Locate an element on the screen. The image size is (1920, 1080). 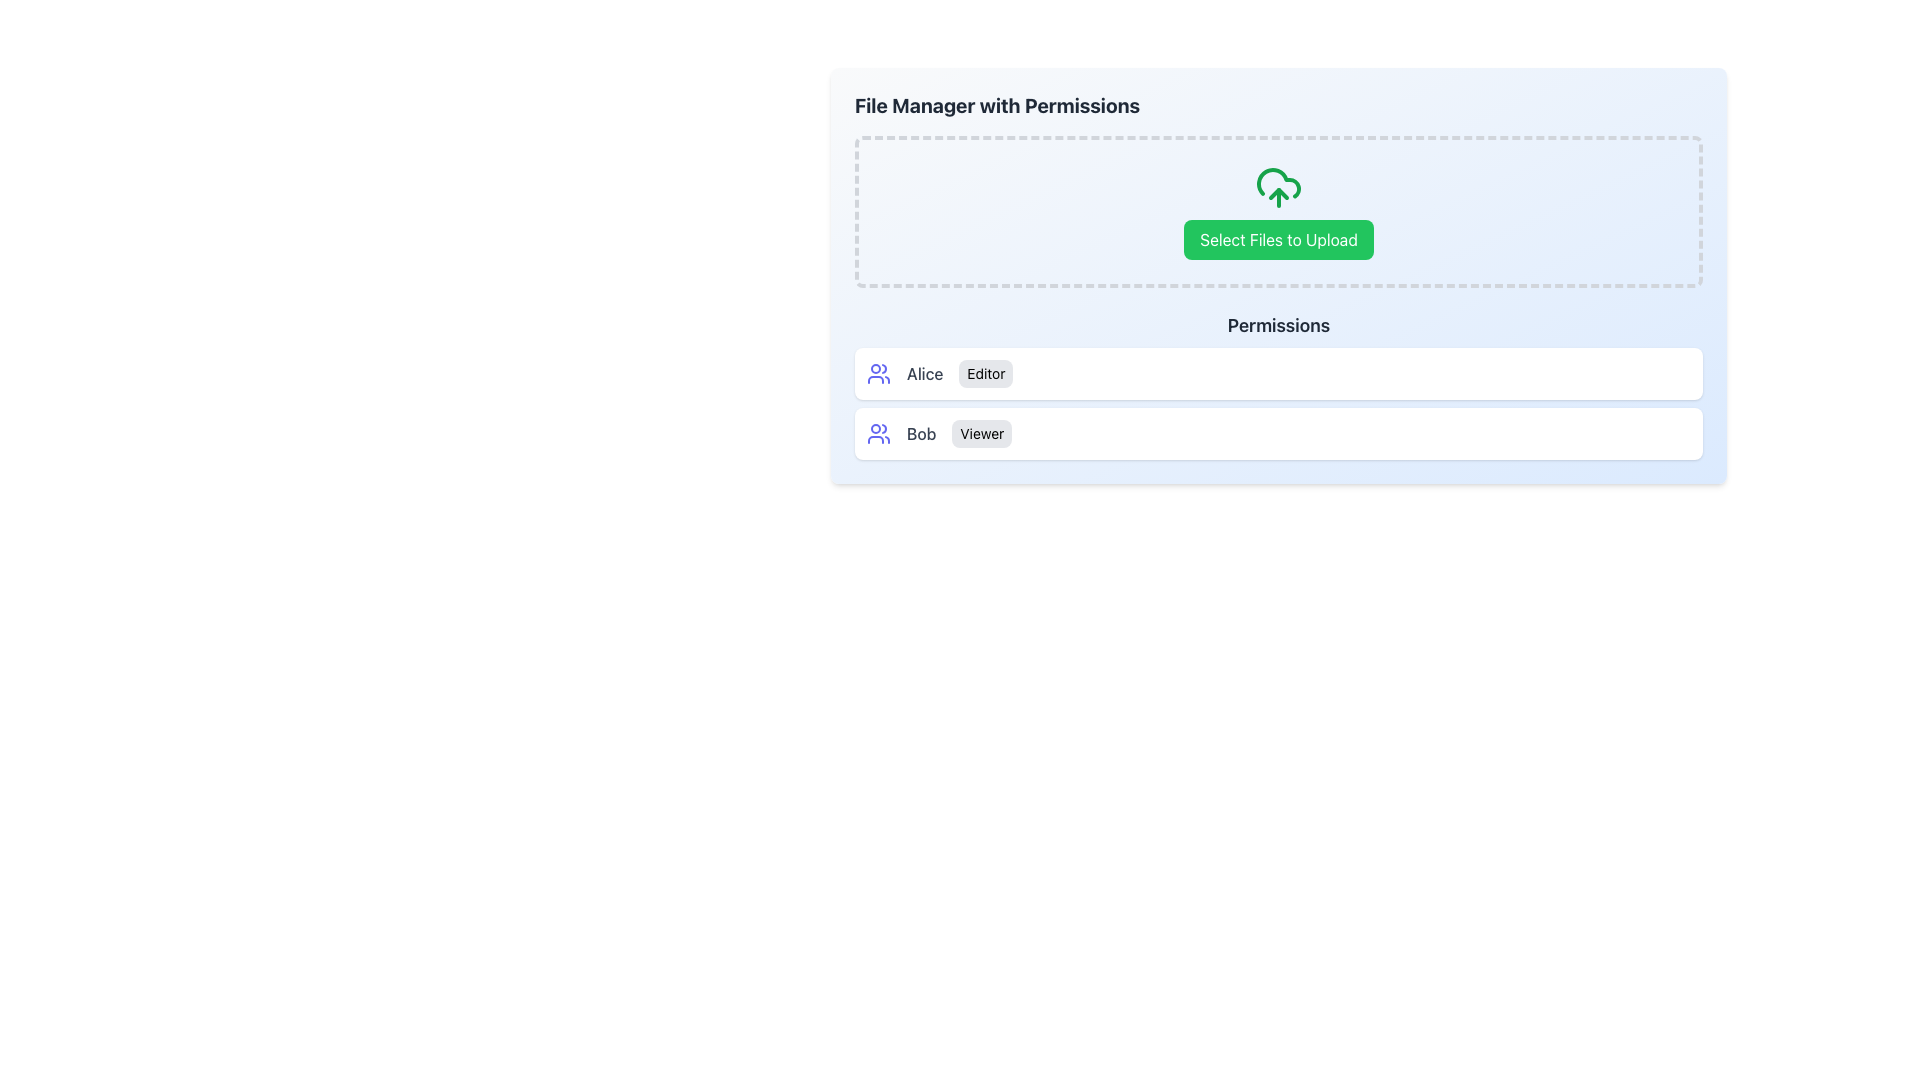
the static label displaying 'Editor' associated with the user 'Alice' in the permissions interface is located at coordinates (986, 374).